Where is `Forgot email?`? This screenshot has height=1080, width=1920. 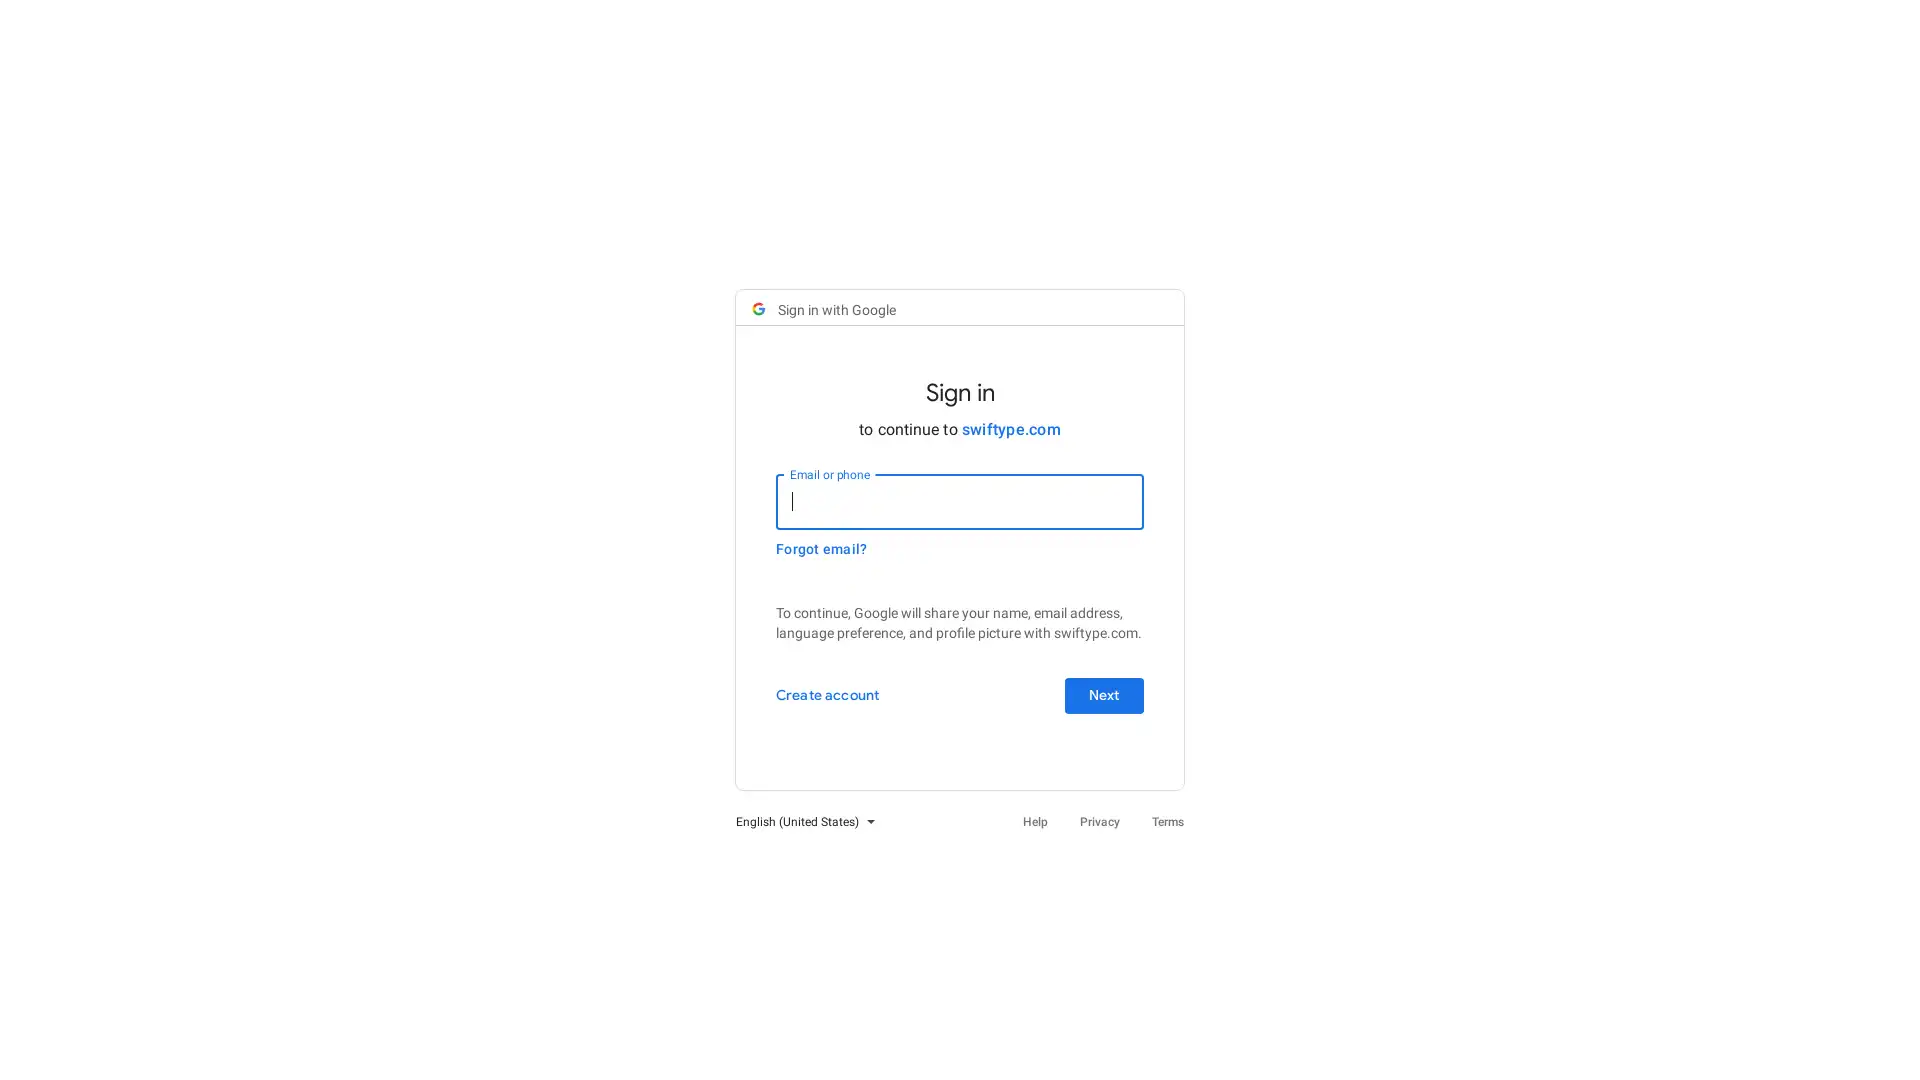 Forgot email? is located at coordinates (821, 547).